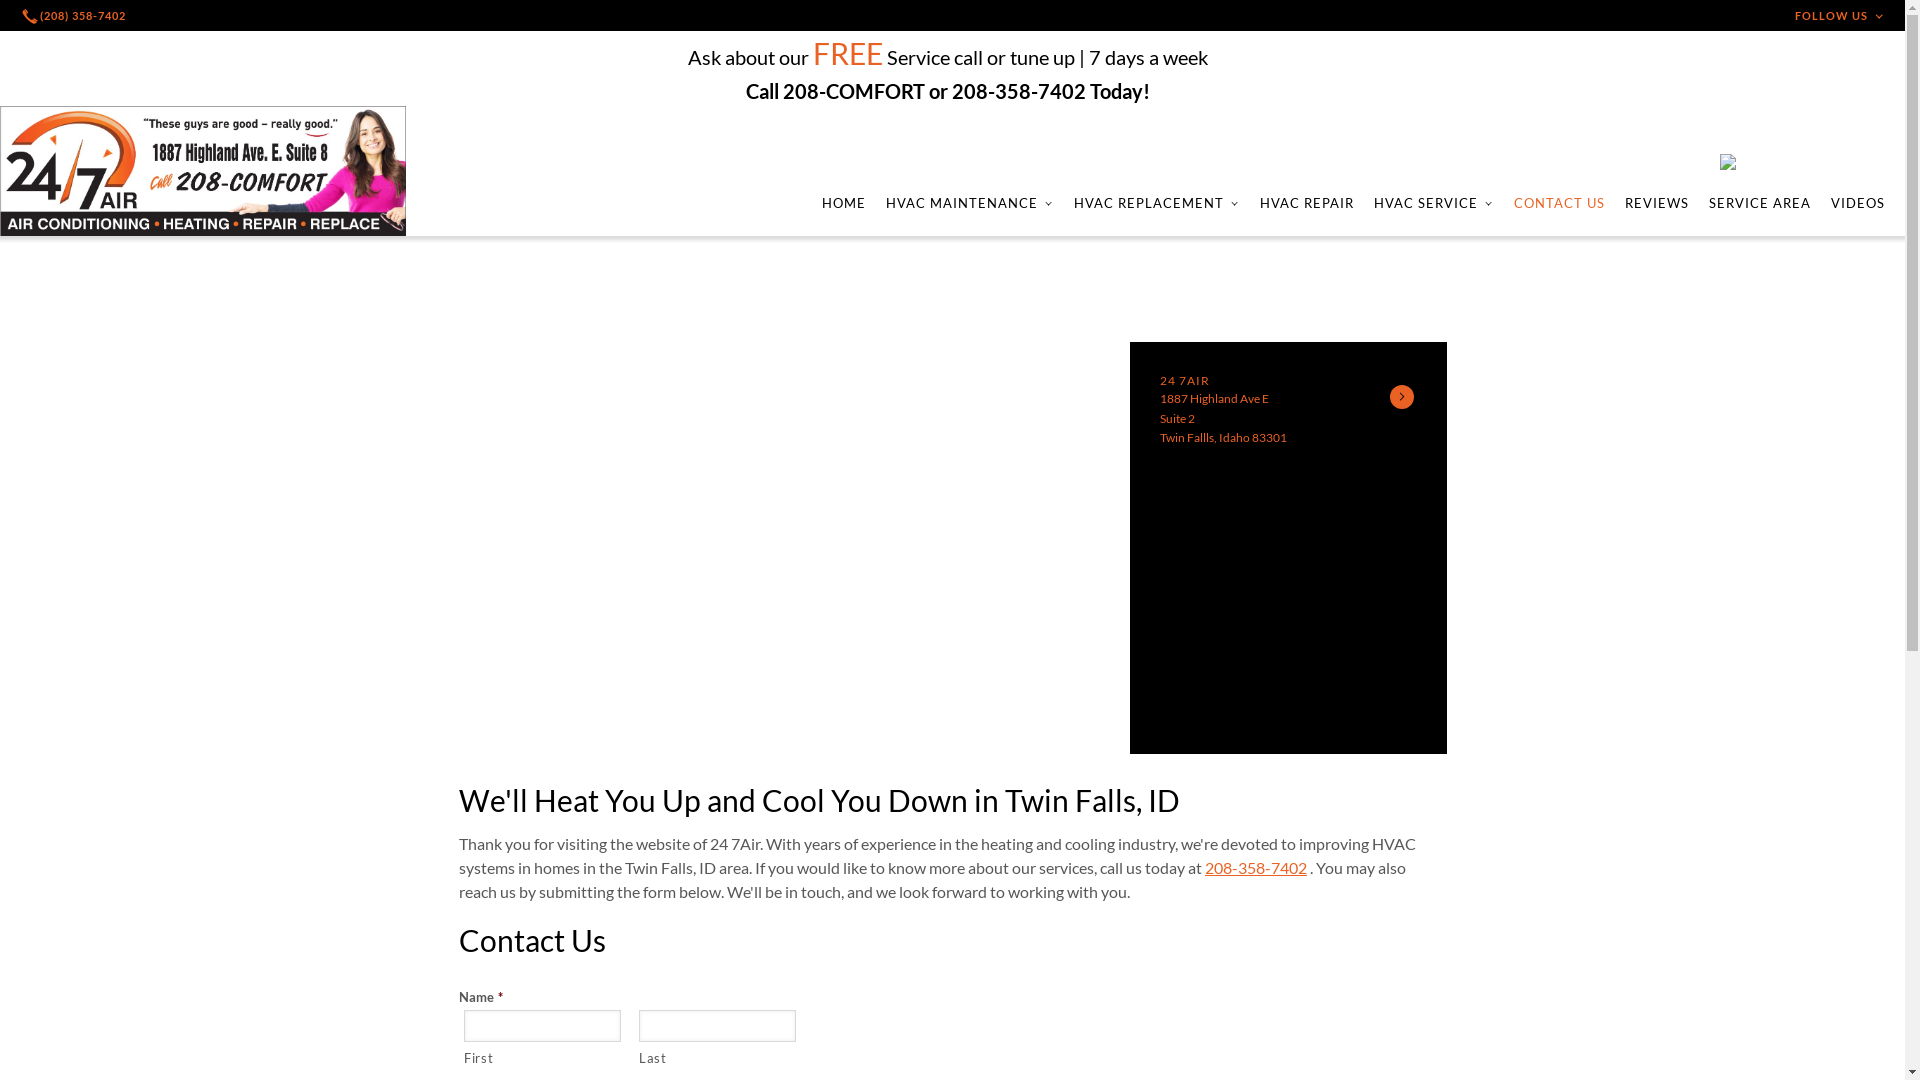  I want to click on '208-358-7402', so click(1255, 866).